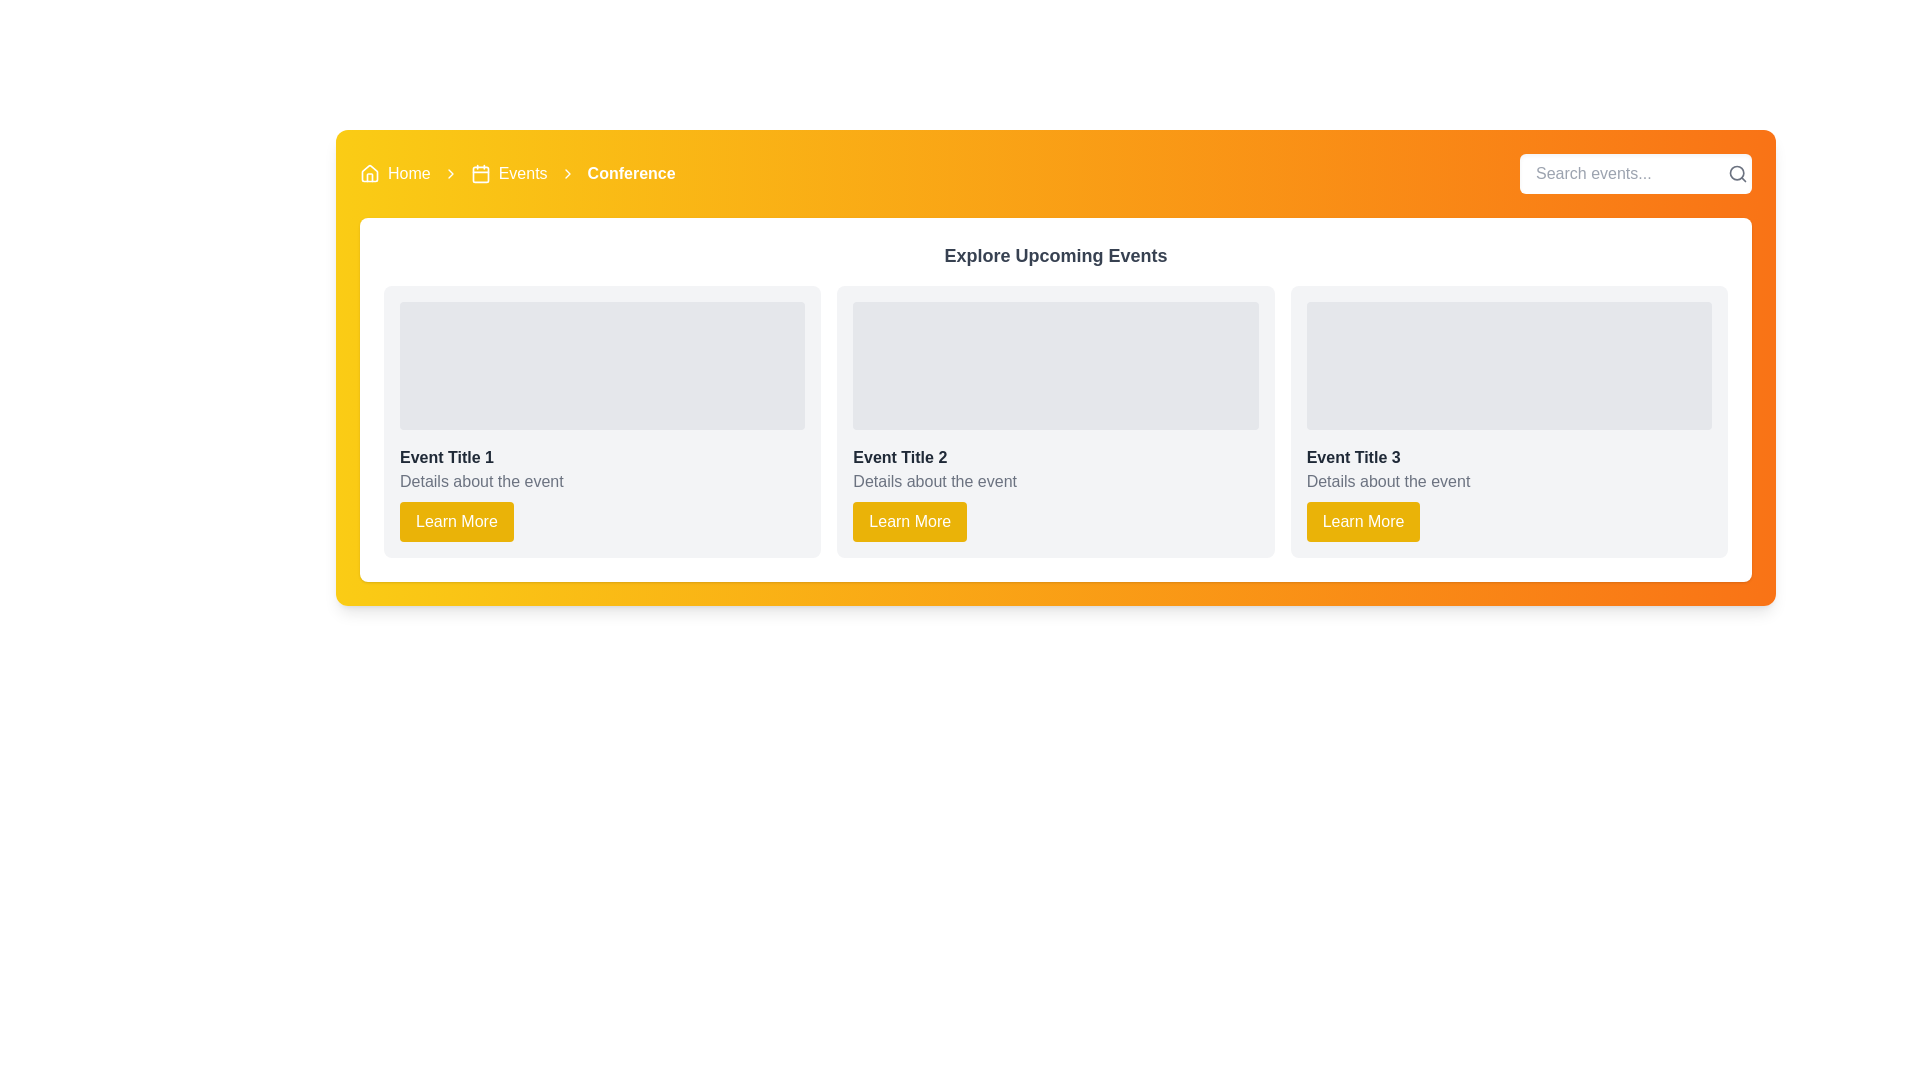  I want to click on the text label displaying 'Event Title 3', which is positioned above the description text and below the header 'Explore Upcoming Events' in the rightmost card layout, so click(1353, 458).